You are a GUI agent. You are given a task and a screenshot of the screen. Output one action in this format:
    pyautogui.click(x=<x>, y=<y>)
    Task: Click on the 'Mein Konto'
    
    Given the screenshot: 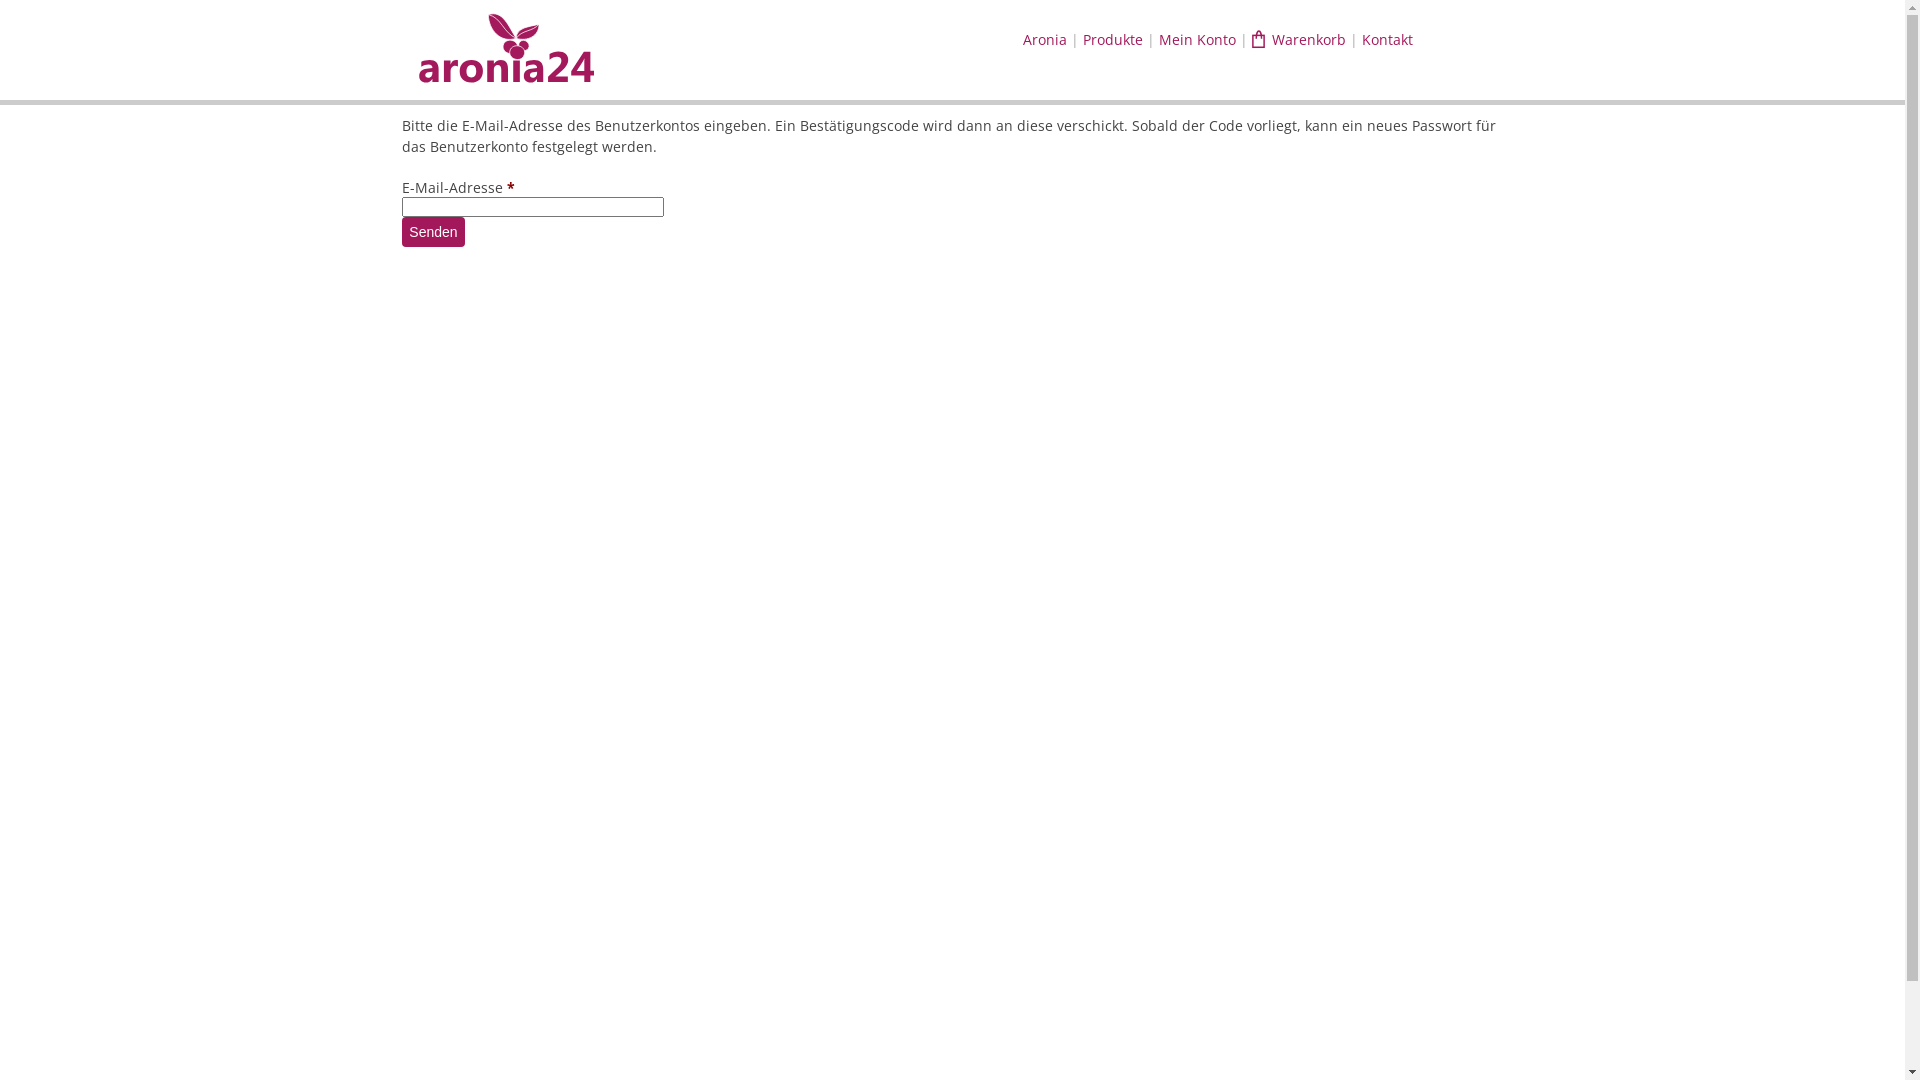 What is the action you would take?
    pyautogui.click(x=1197, y=39)
    